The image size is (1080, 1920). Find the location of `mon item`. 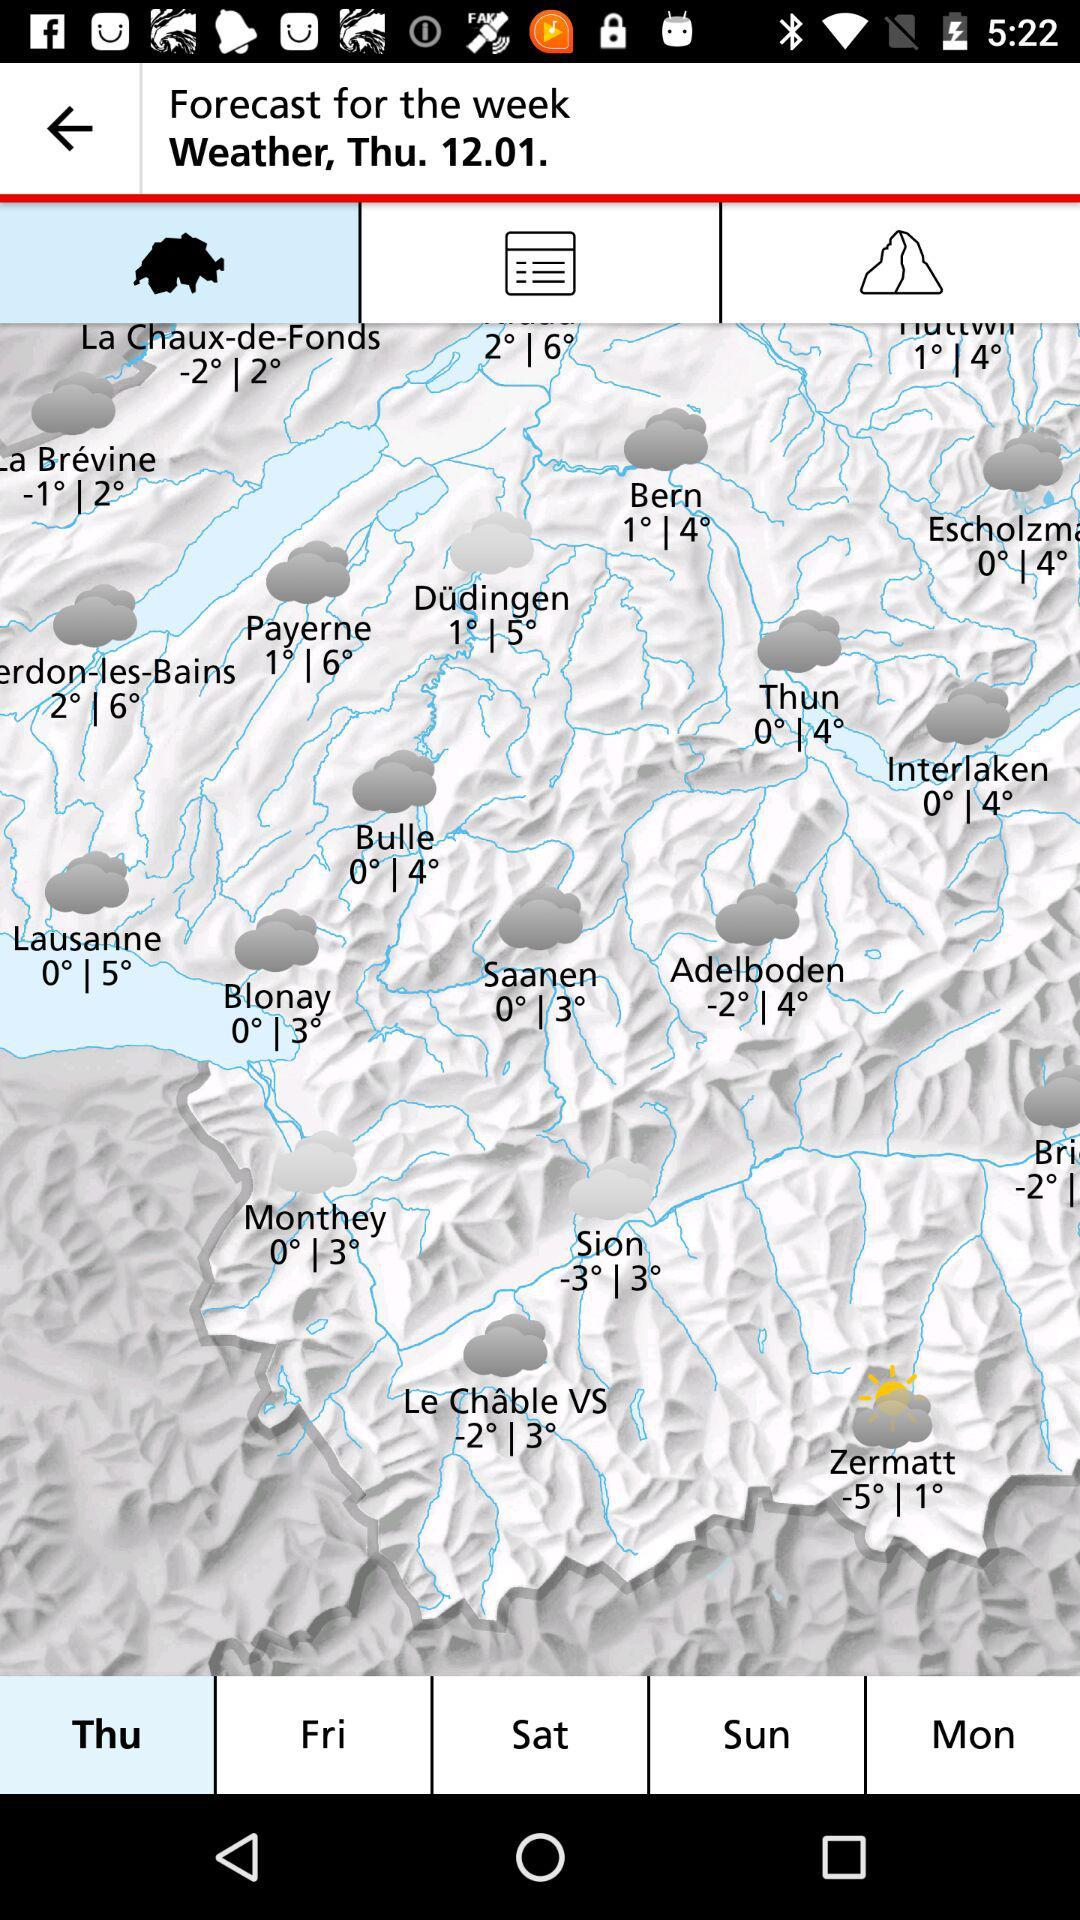

mon item is located at coordinates (972, 1734).